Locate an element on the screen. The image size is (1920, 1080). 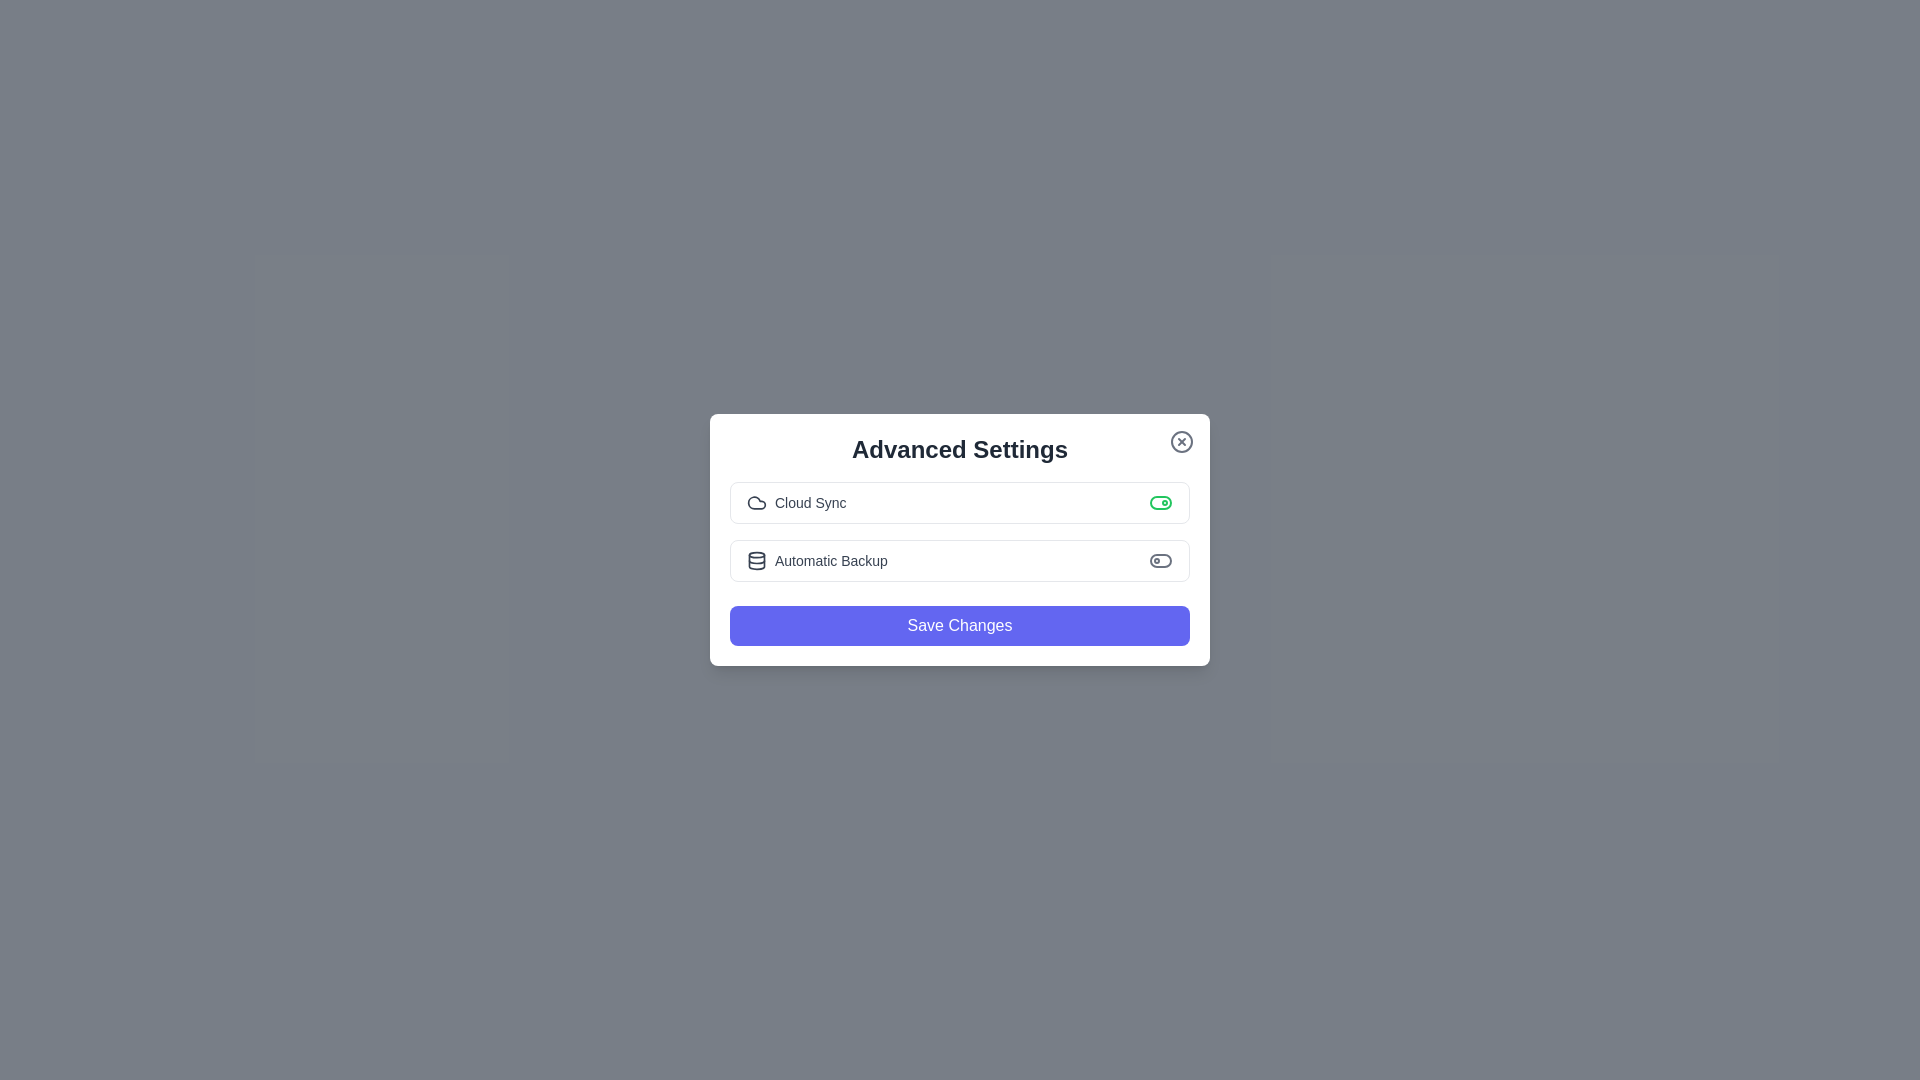
the toggle in the central dialog box to switch on or off the 'Cloud Sync' or 'Automatic Backup' setting is located at coordinates (960, 540).